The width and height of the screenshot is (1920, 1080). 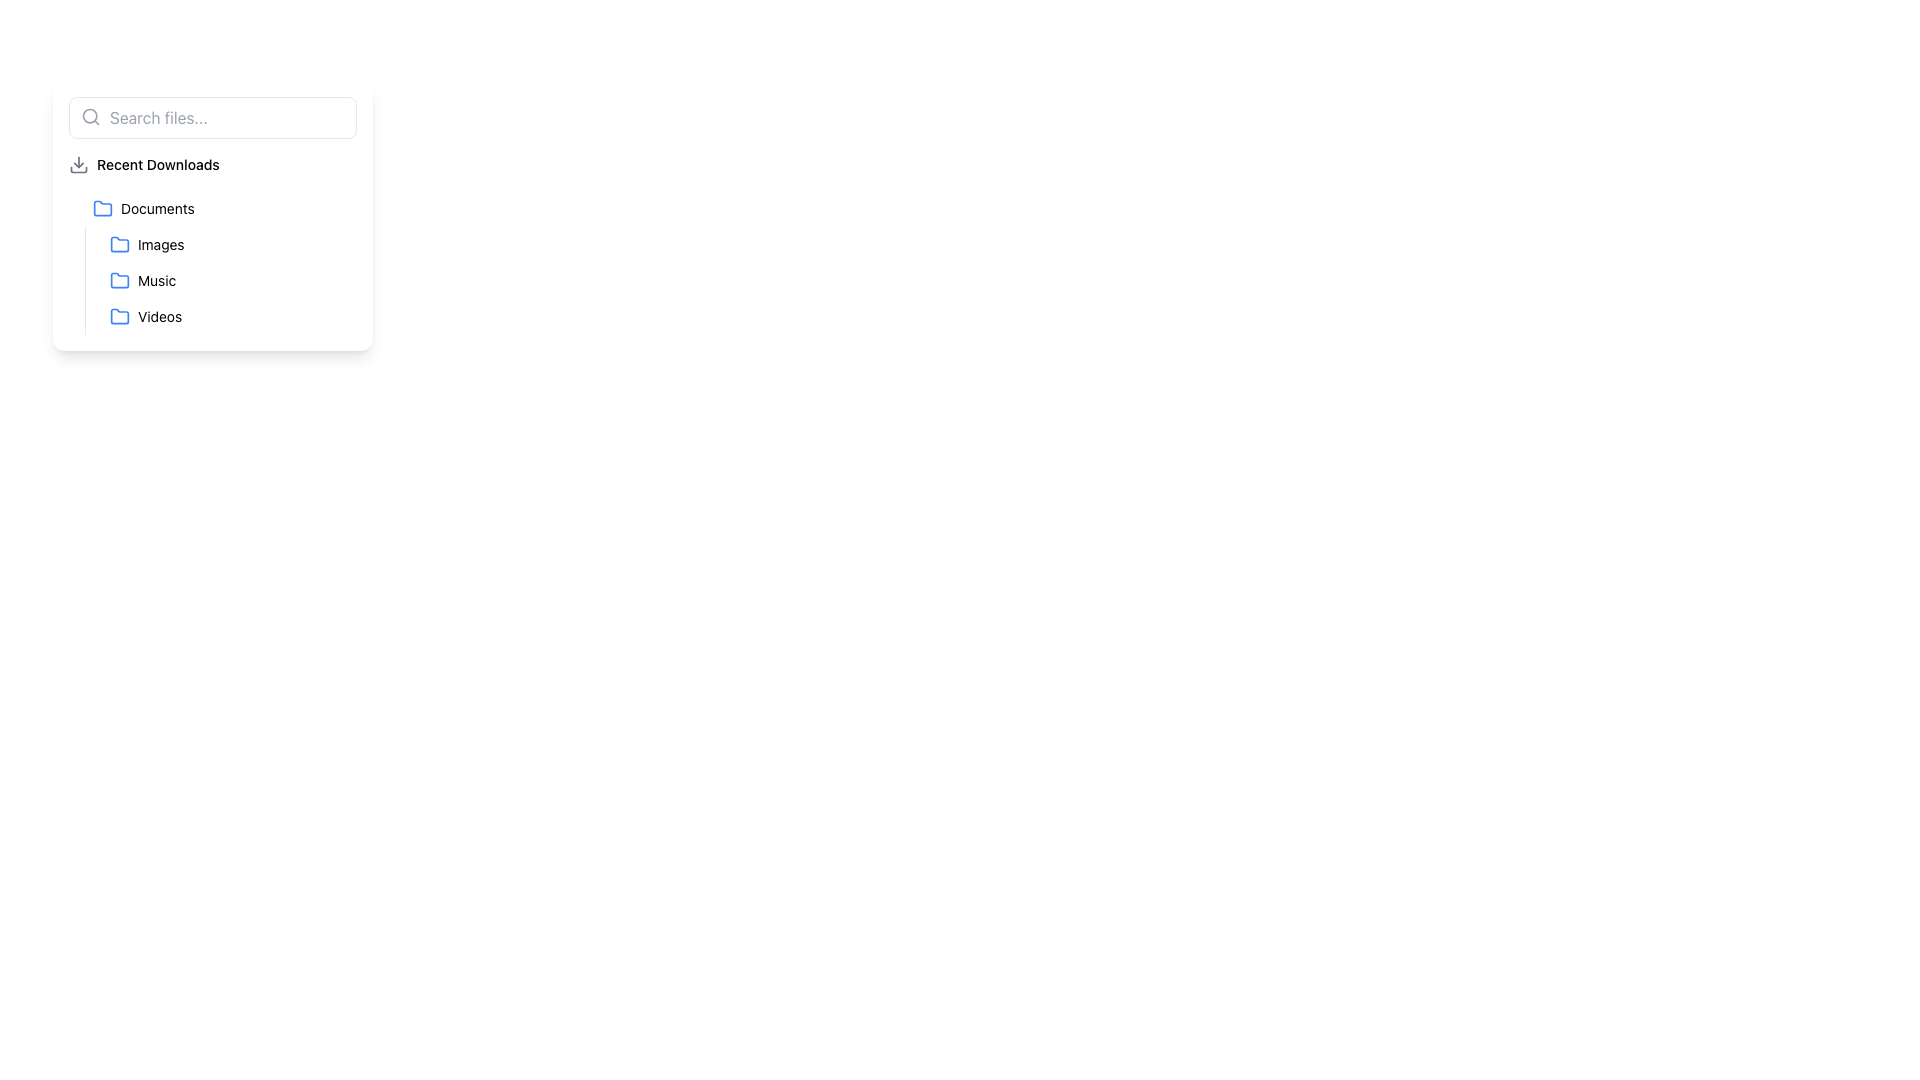 What do you see at coordinates (90, 116) in the screenshot?
I see `the magnifying glass icon representing the search feature, which is located at the top-left corner of the search input field` at bounding box center [90, 116].